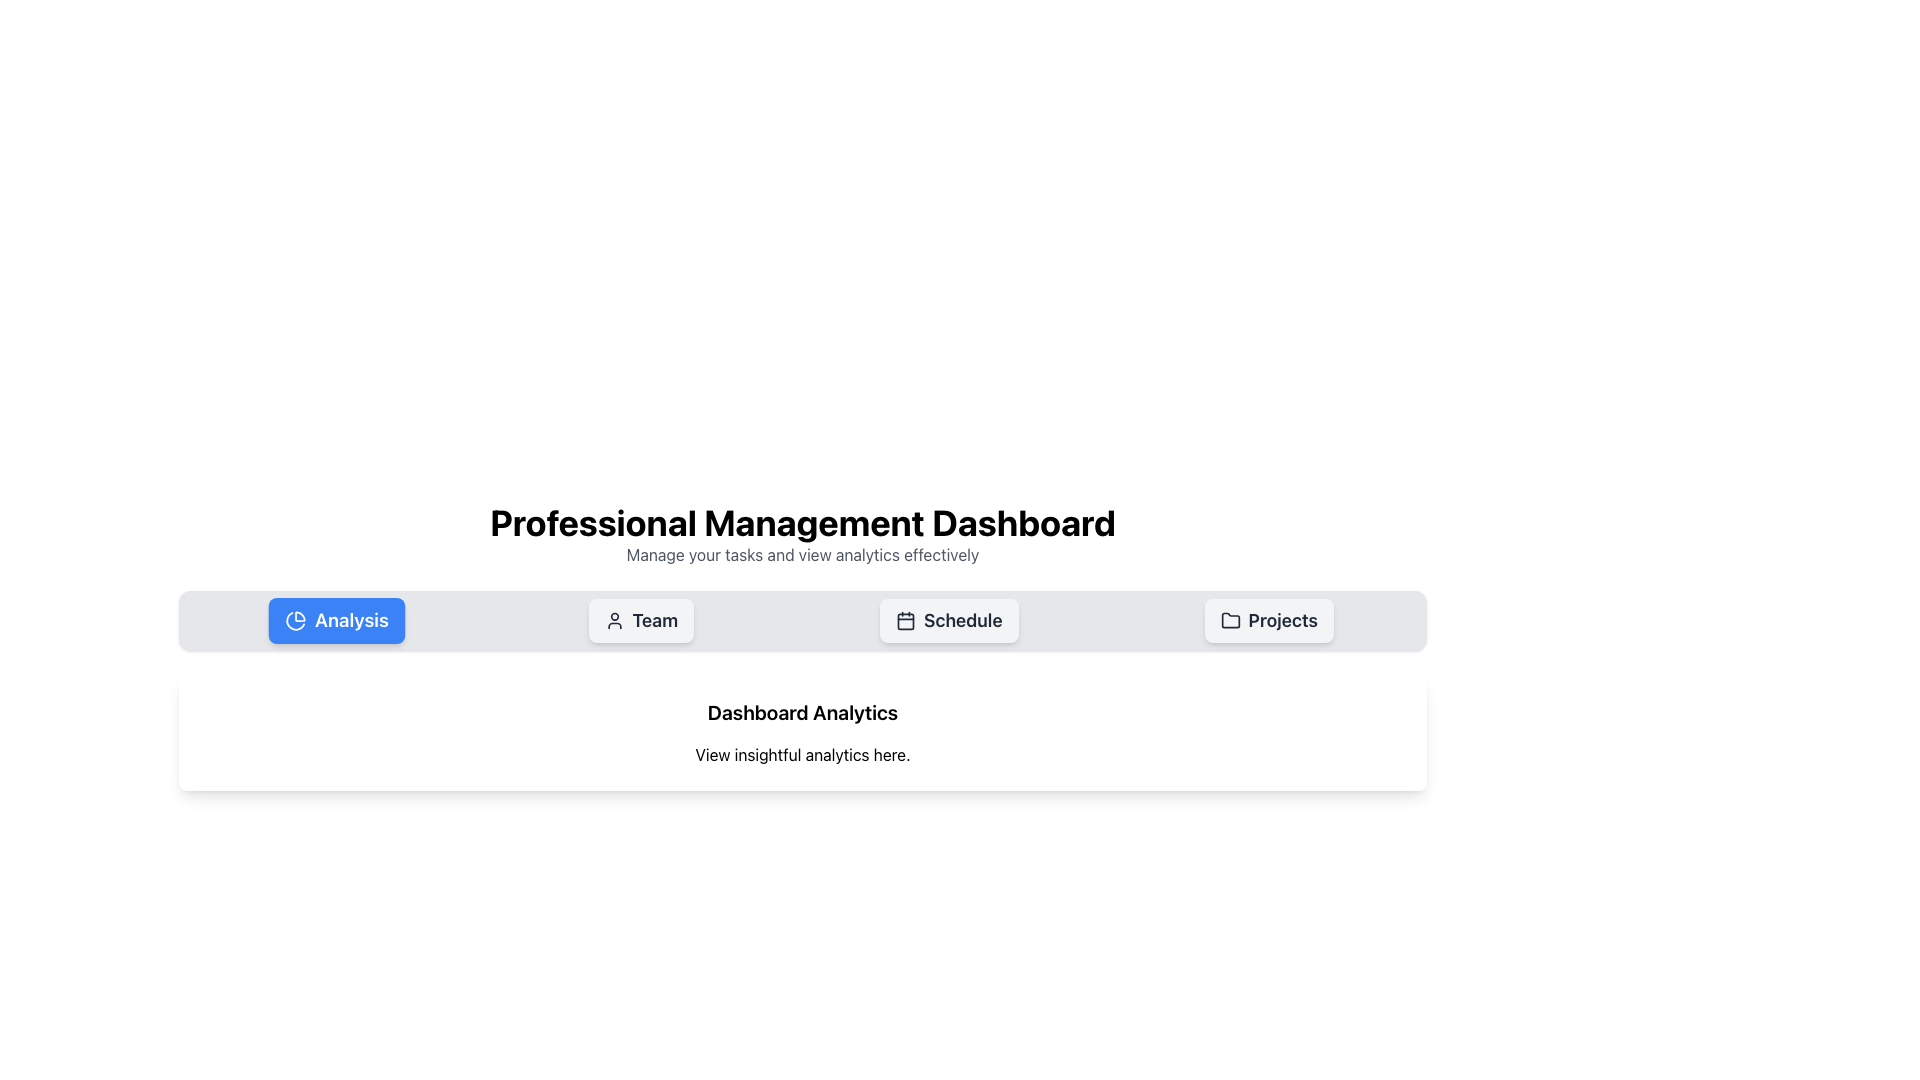  Describe the element at coordinates (802, 712) in the screenshot. I see `text from the title Text Label that indicates the purpose of the section related to analytics in the dashboard interface` at that location.